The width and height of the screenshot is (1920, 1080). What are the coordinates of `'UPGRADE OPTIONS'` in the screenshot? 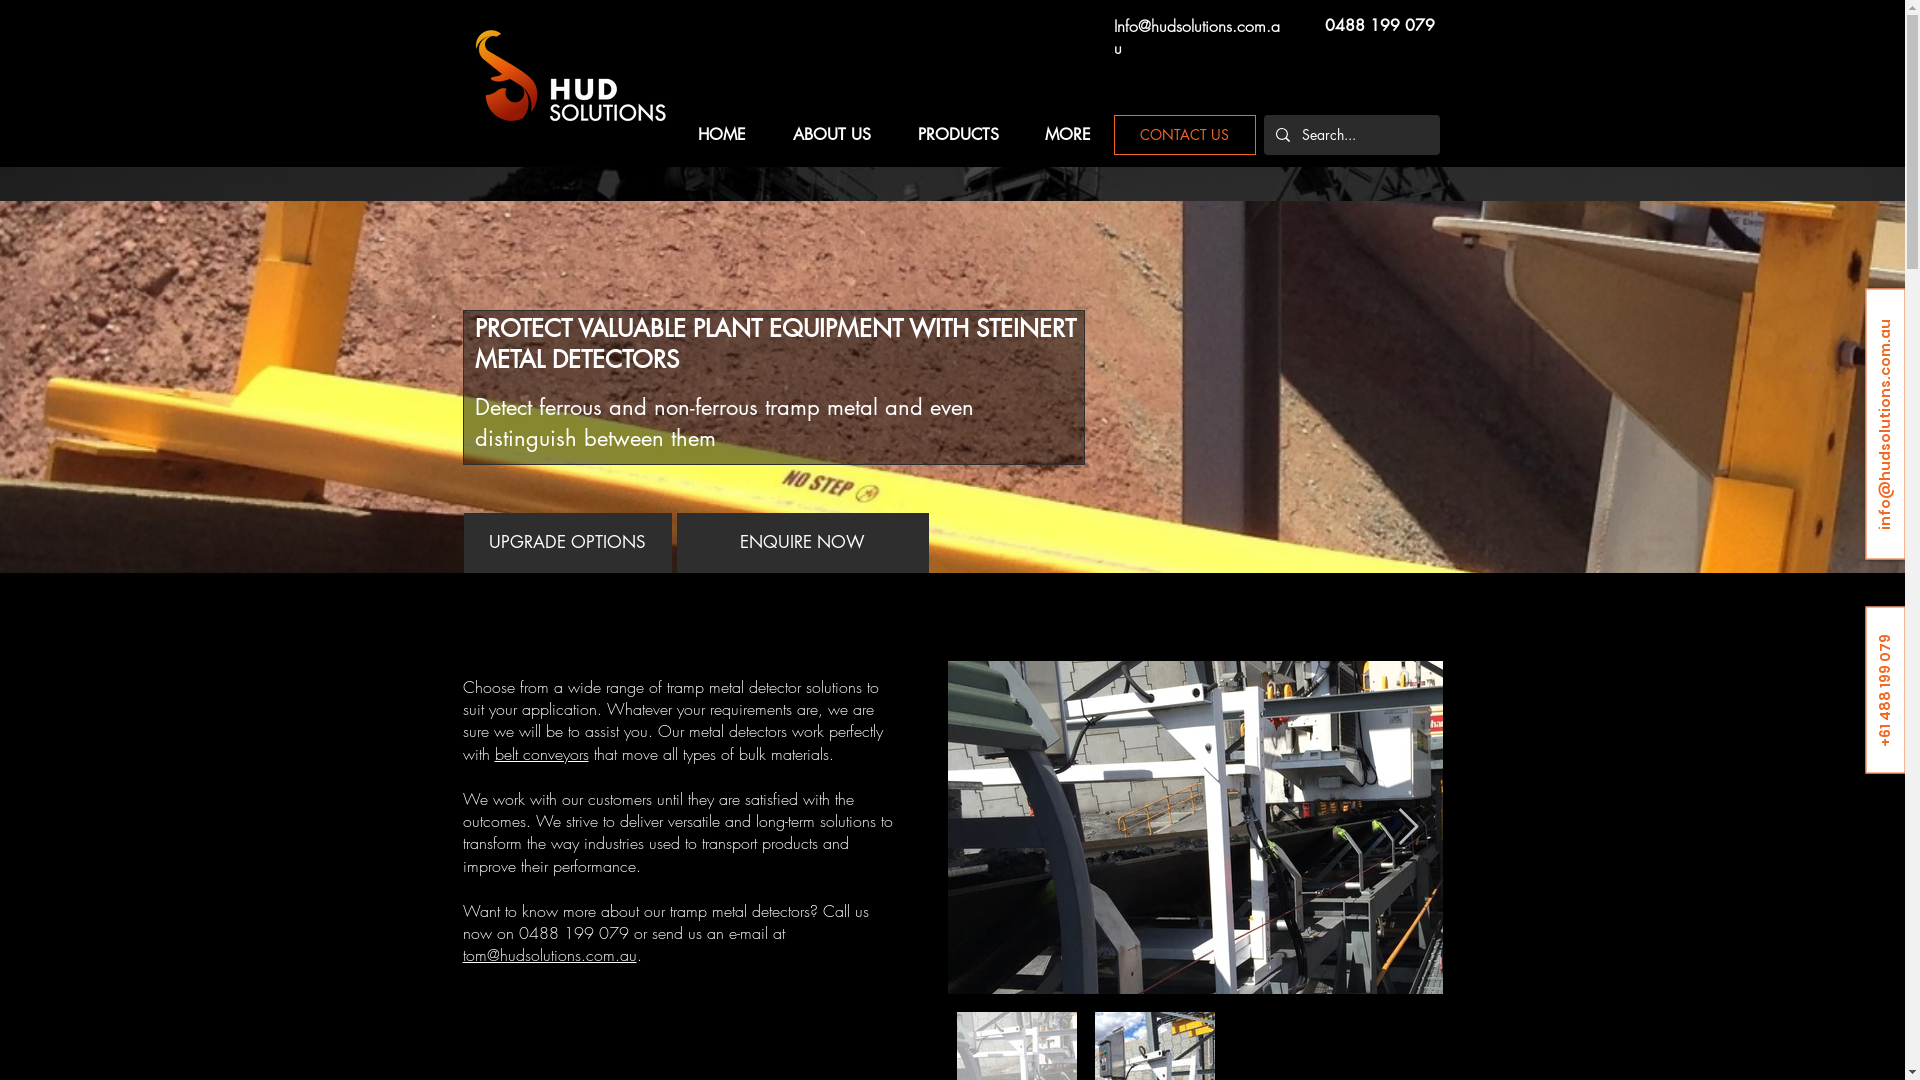 It's located at (463, 543).